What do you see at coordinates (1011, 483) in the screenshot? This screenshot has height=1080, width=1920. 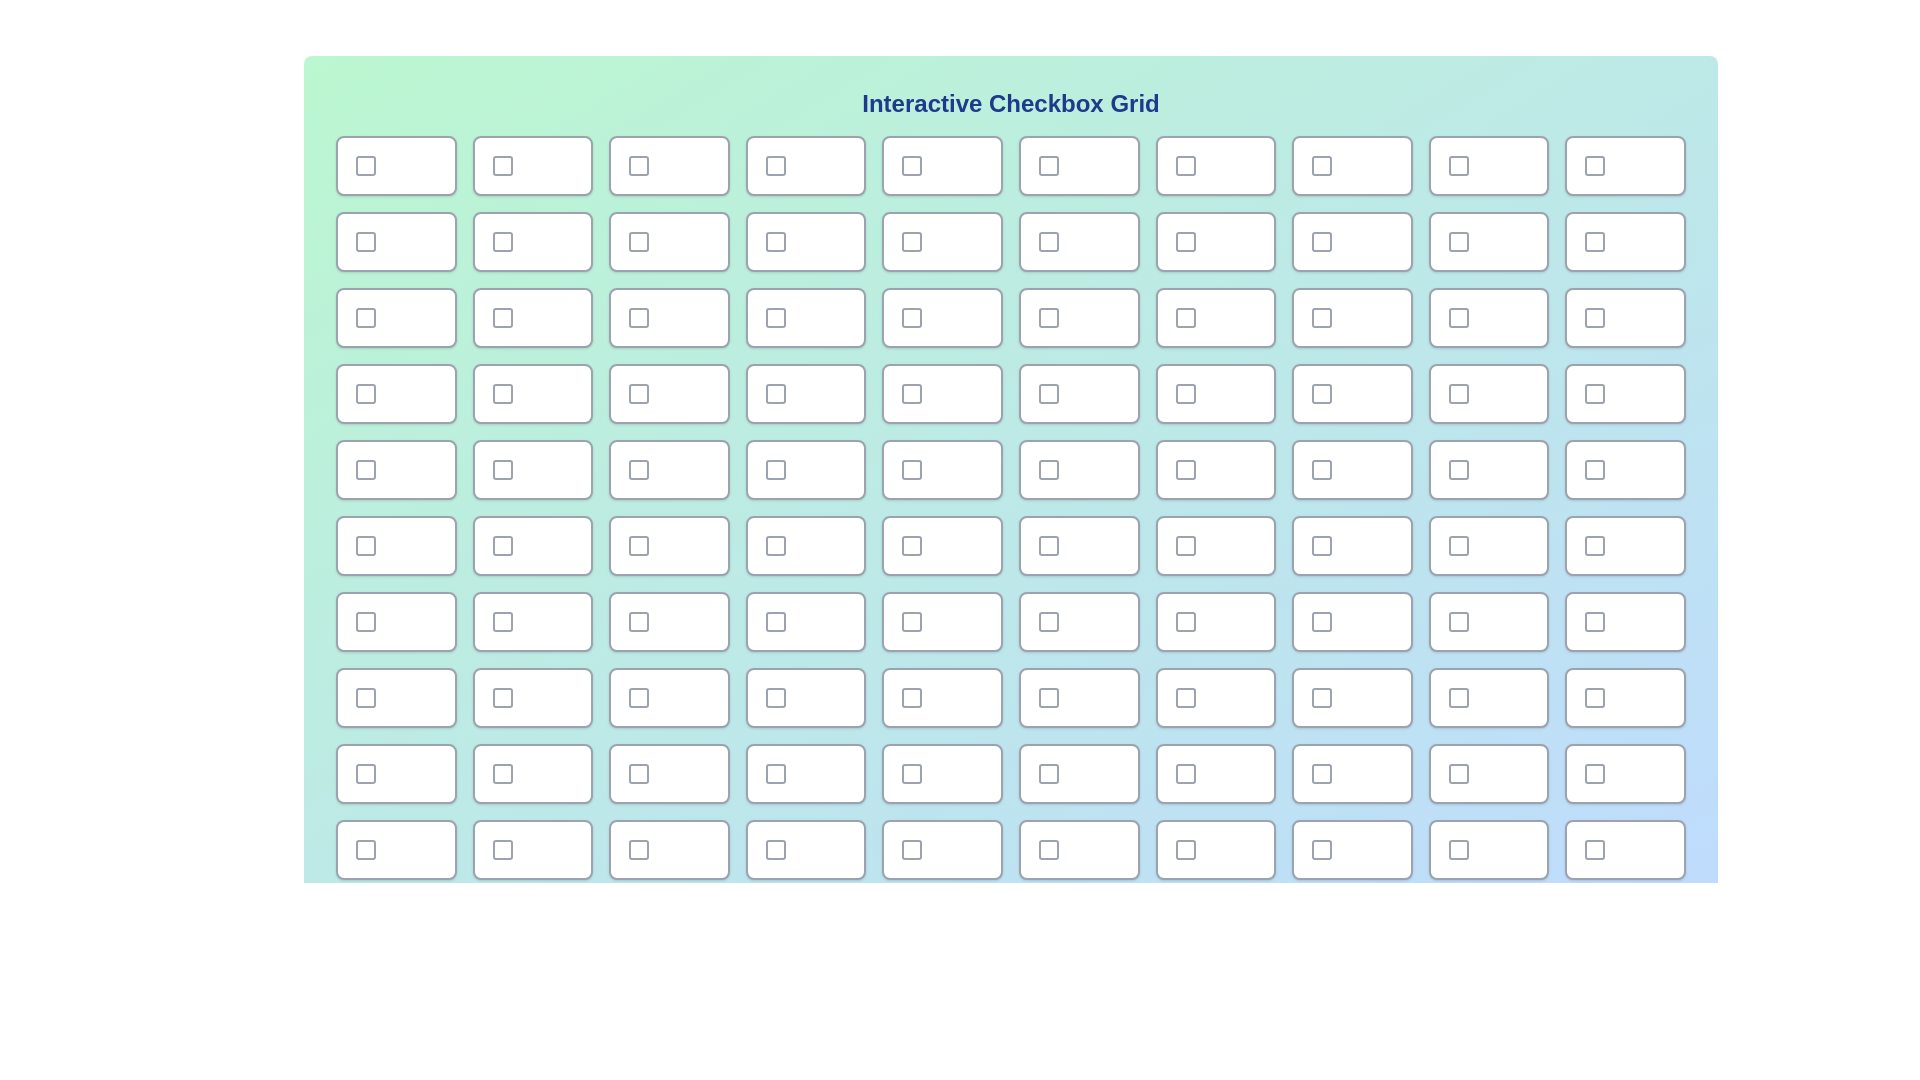 I see `the background gradient to focus on the component` at bounding box center [1011, 483].